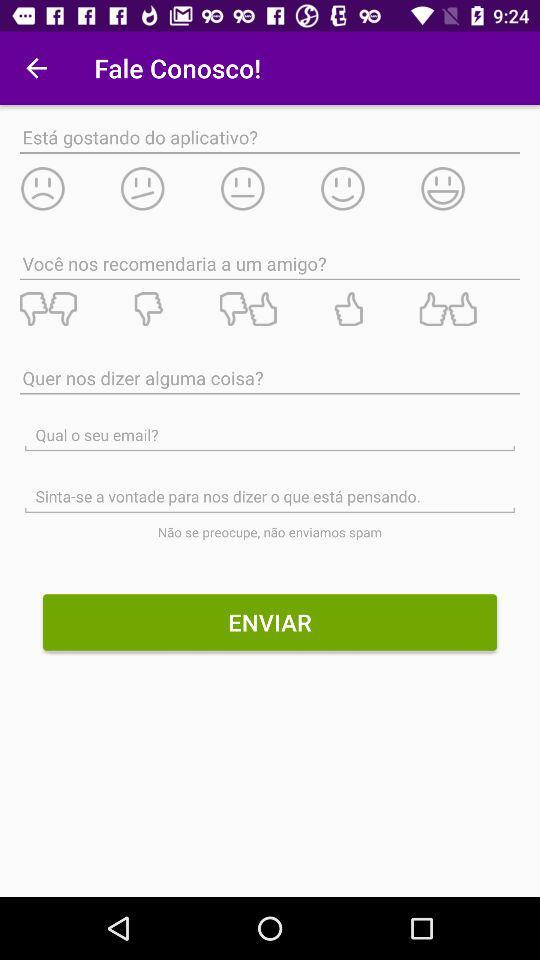 The width and height of the screenshot is (540, 960). Describe the element at coordinates (469, 188) in the screenshot. I see `very happy reaction` at that location.